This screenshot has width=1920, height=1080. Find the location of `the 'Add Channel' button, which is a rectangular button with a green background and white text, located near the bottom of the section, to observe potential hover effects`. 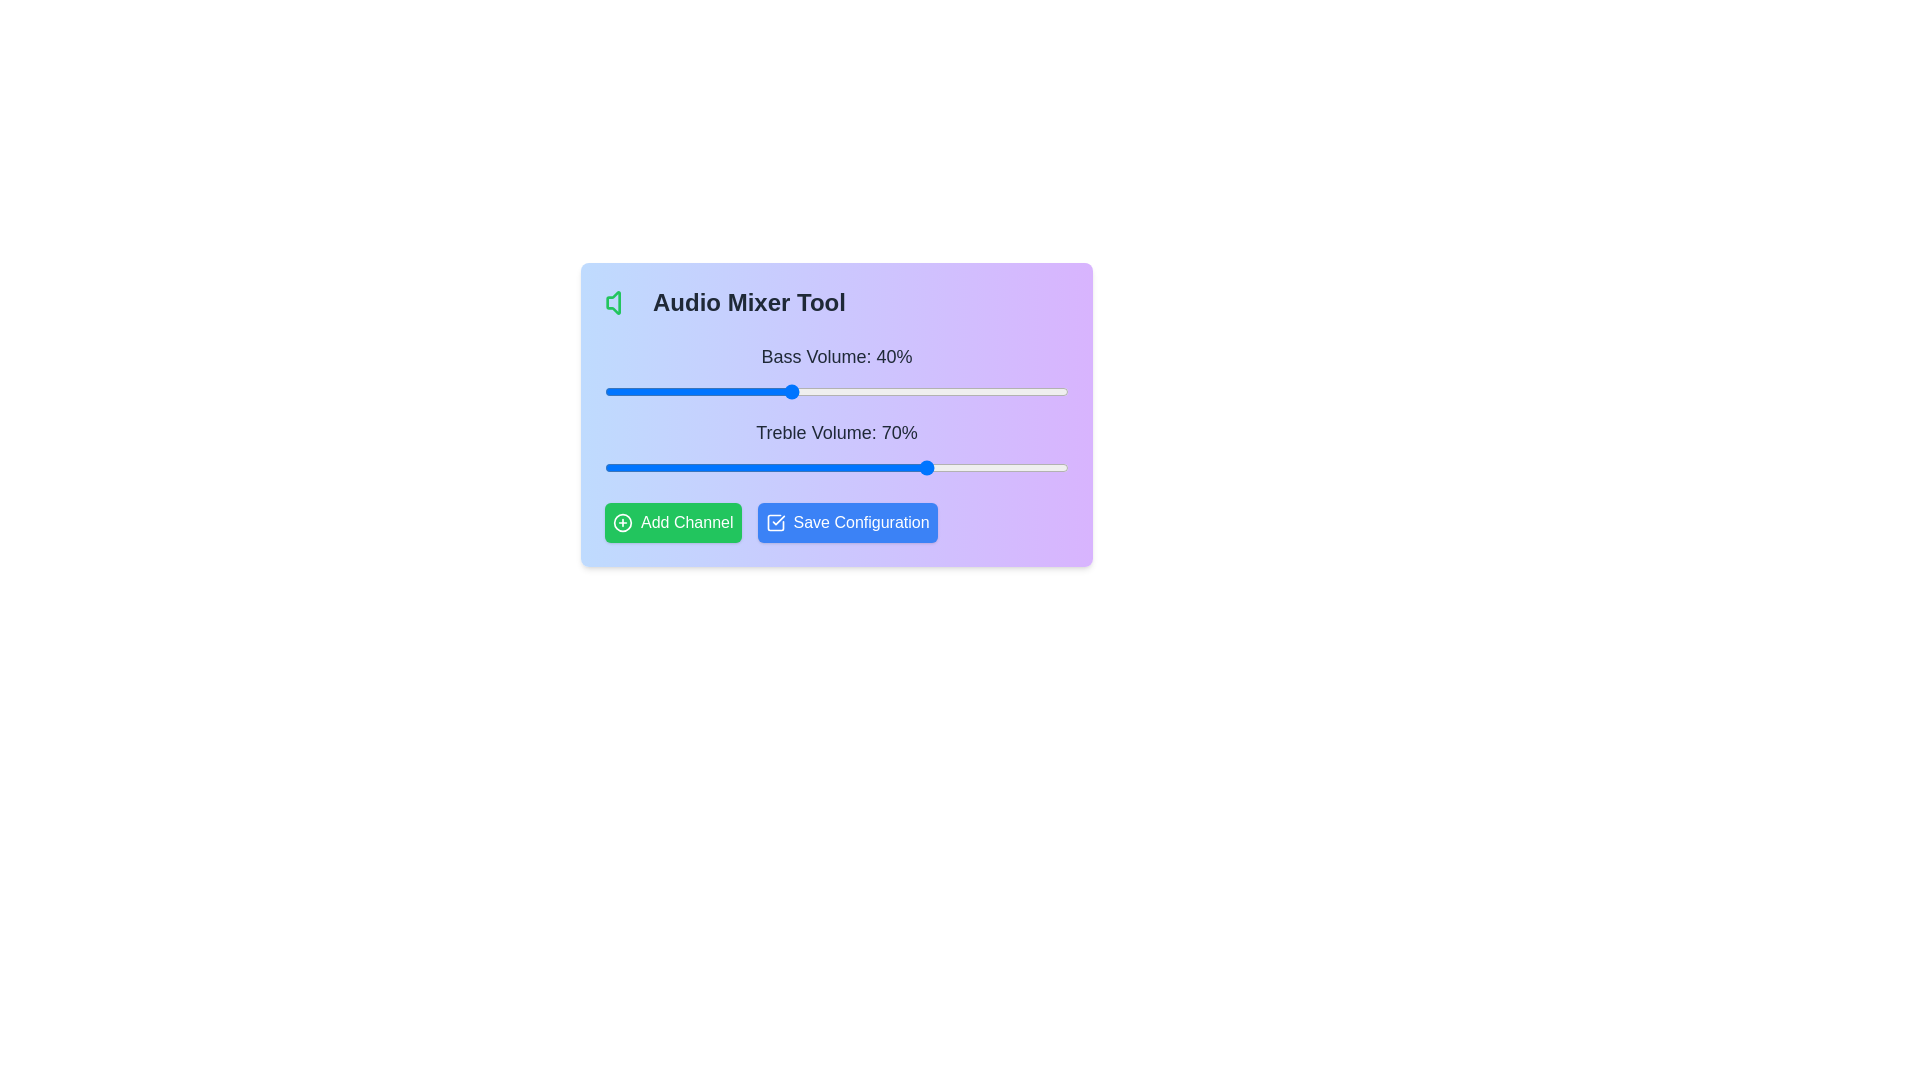

the 'Add Channel' button, which is a rectangular button with a green background and white text, located near the bottom of the section, to observe potential hover effects is located at coordinates (673, 522).